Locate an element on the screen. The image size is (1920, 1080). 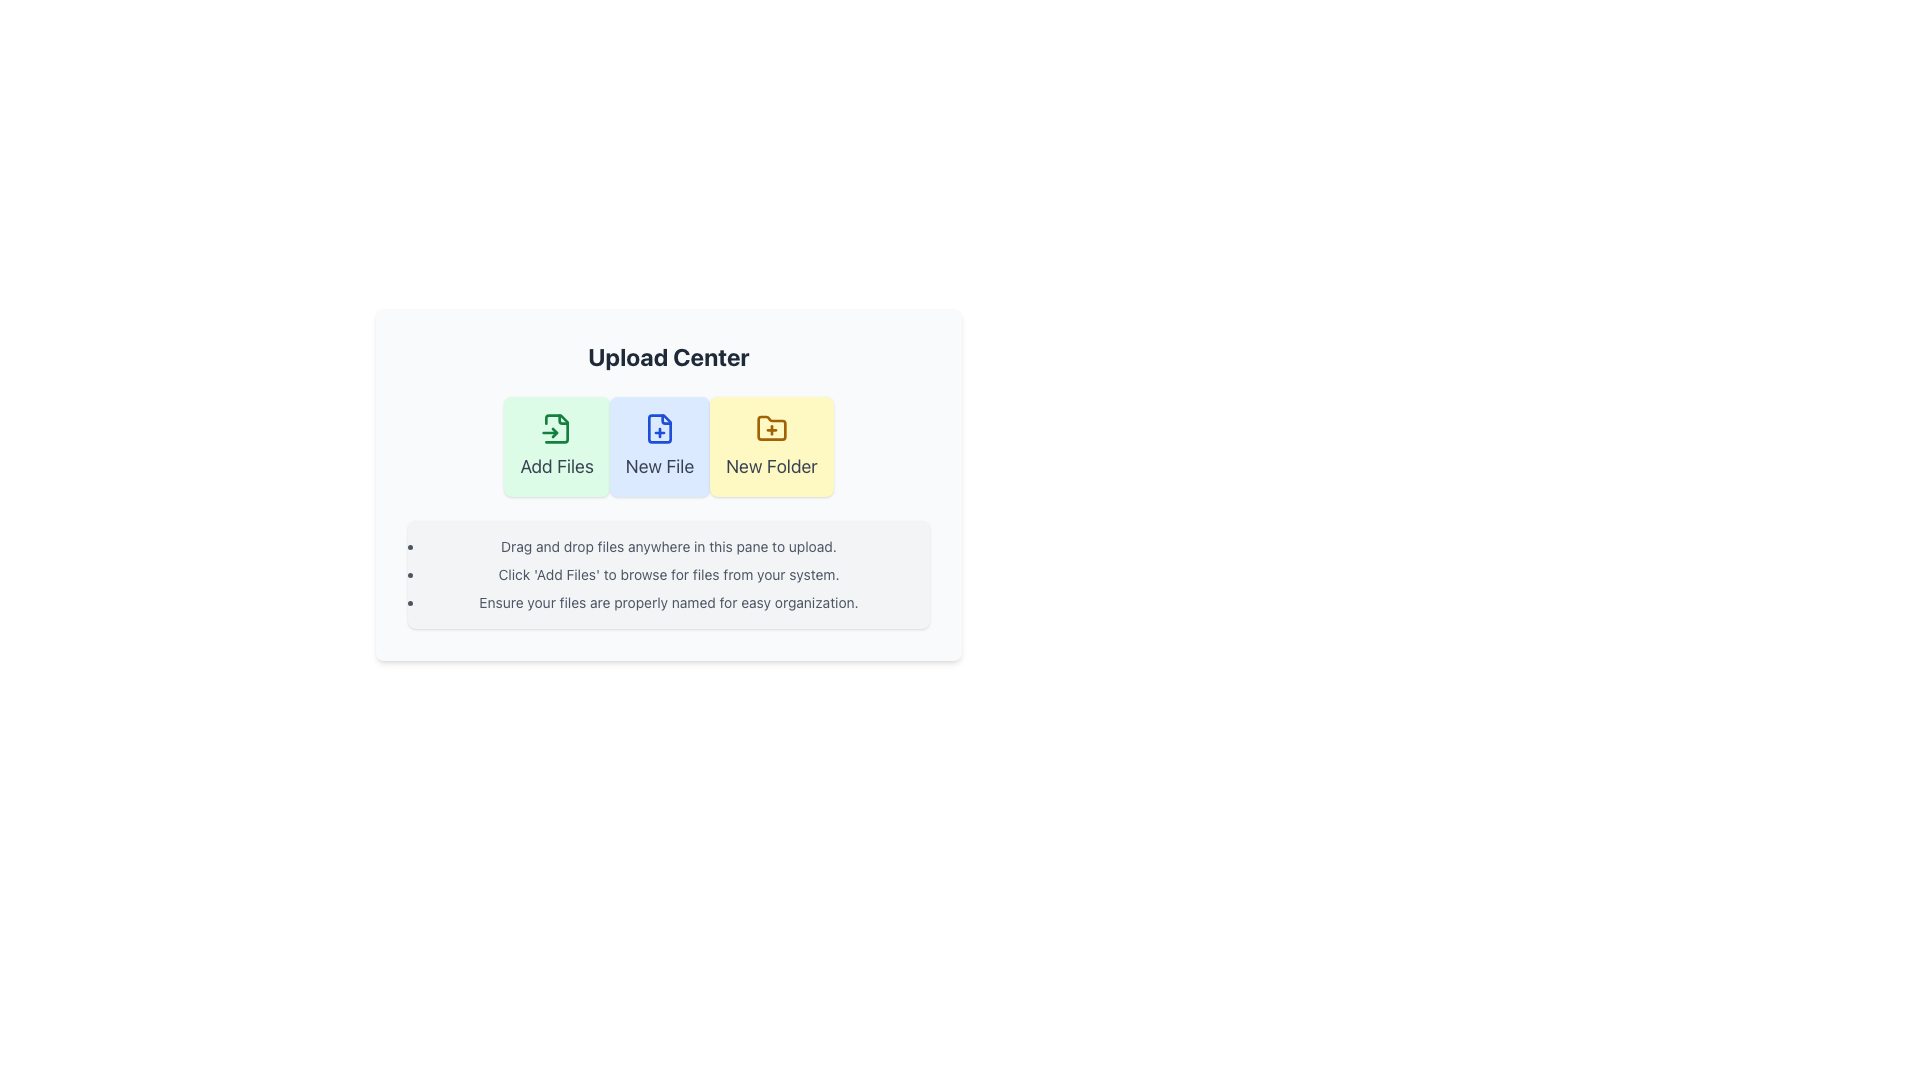
the leftmost button in a horizontal layout that allows users to upload files, which will display hover effects is located at coordinates (557, 446).